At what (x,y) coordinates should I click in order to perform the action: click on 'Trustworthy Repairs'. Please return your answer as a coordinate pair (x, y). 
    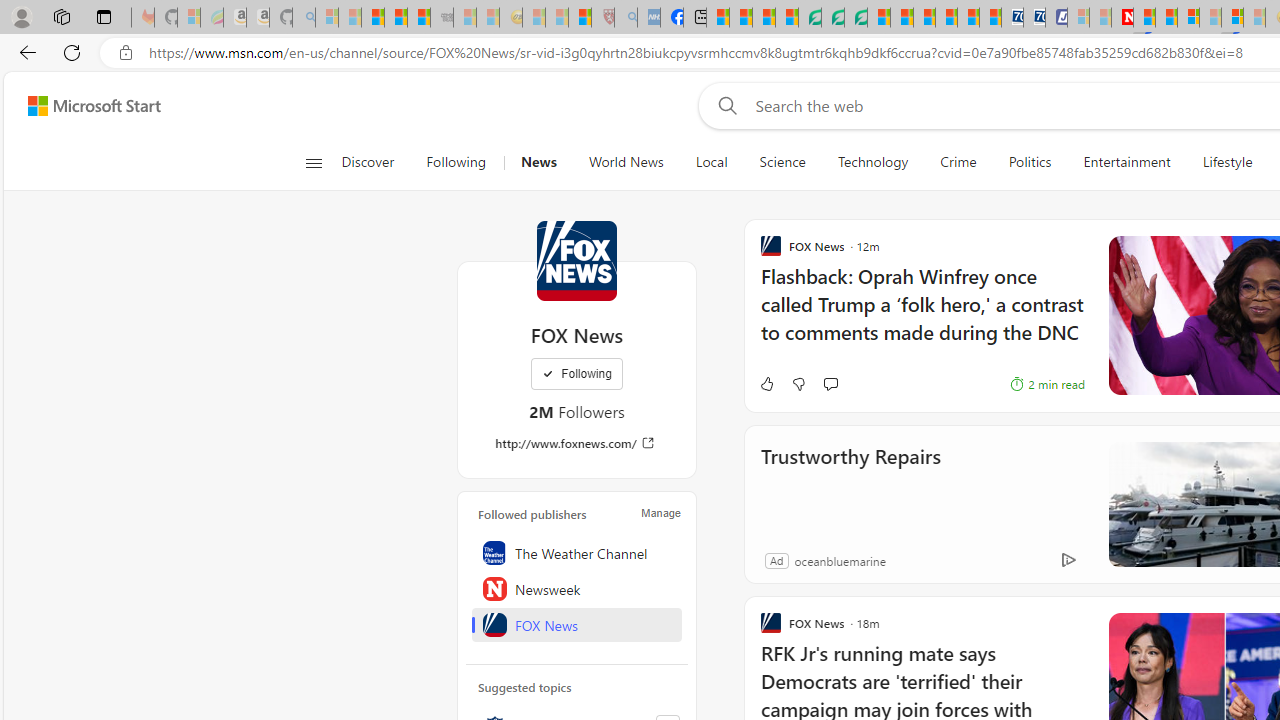
    Looking at the image, I should click on (850, 484).